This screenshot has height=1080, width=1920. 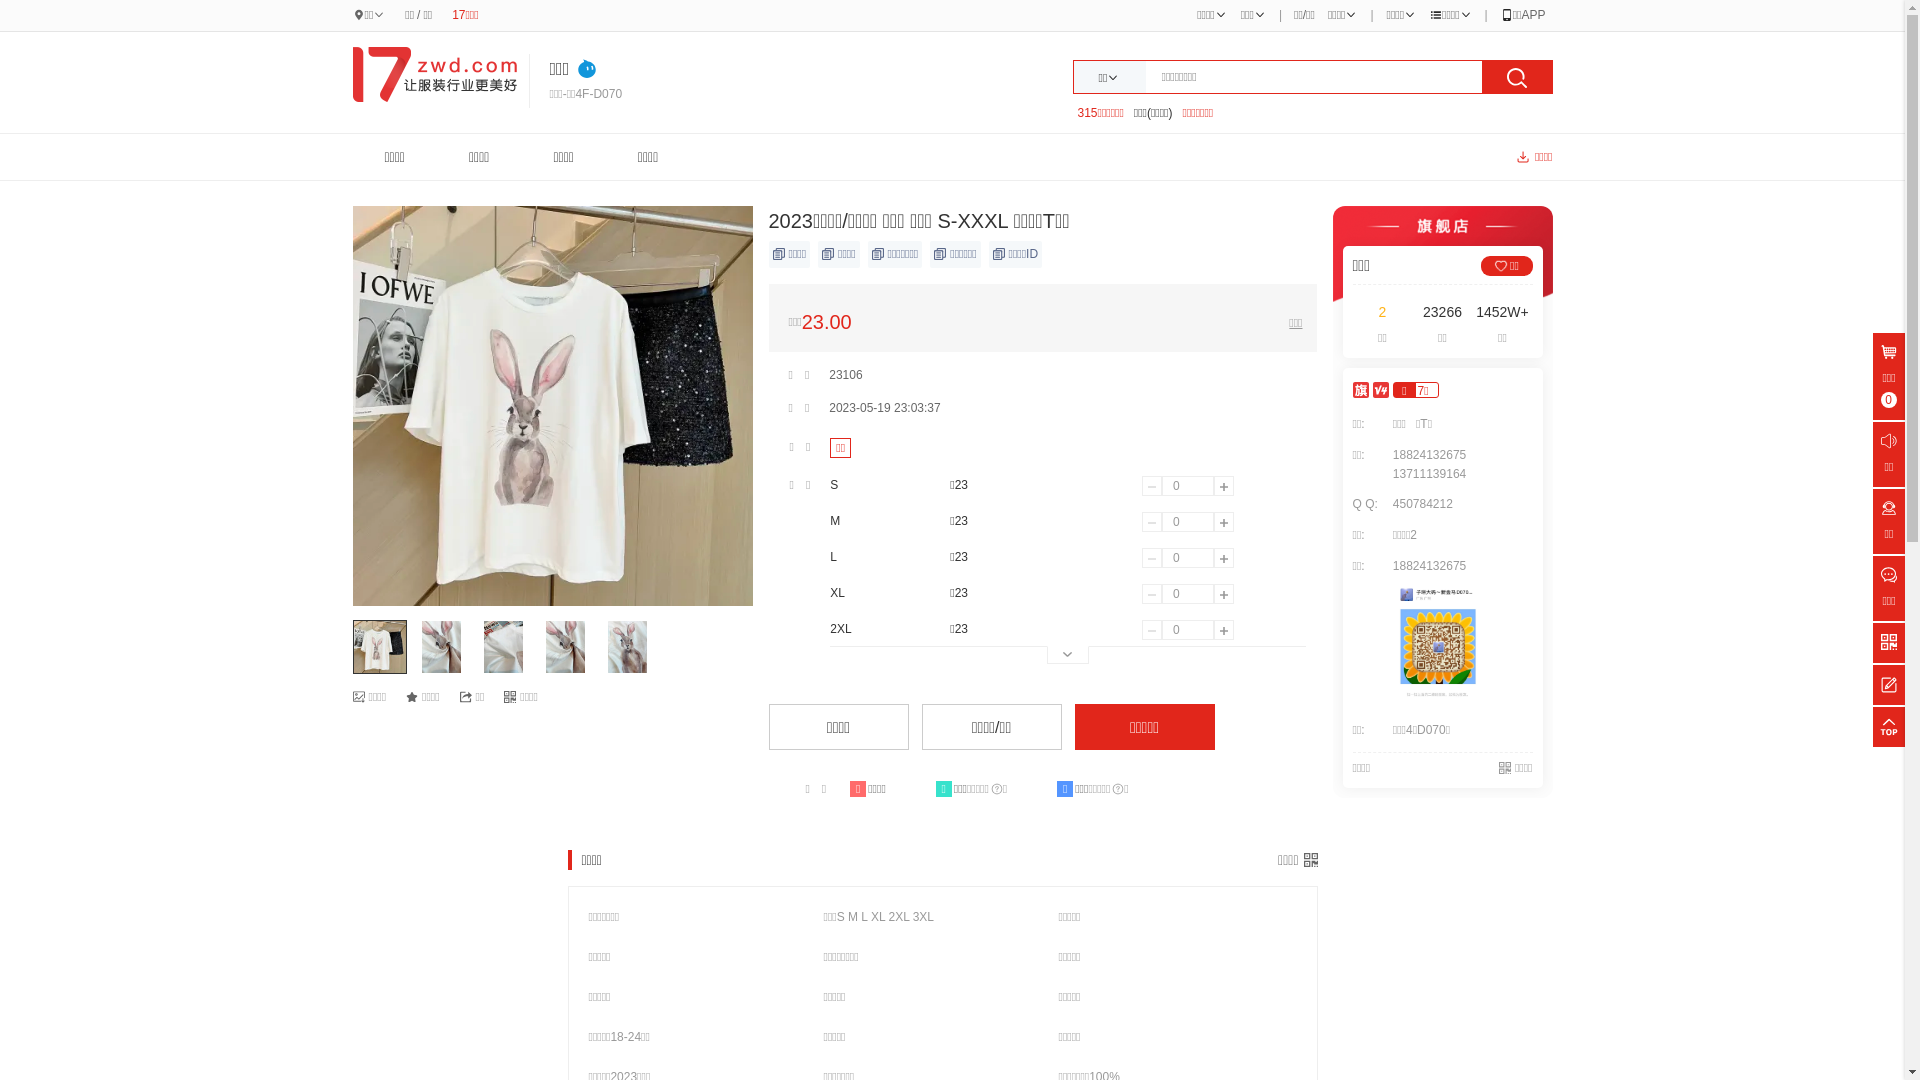 I want to click on '13711139164', so click(x=1386, y=474).